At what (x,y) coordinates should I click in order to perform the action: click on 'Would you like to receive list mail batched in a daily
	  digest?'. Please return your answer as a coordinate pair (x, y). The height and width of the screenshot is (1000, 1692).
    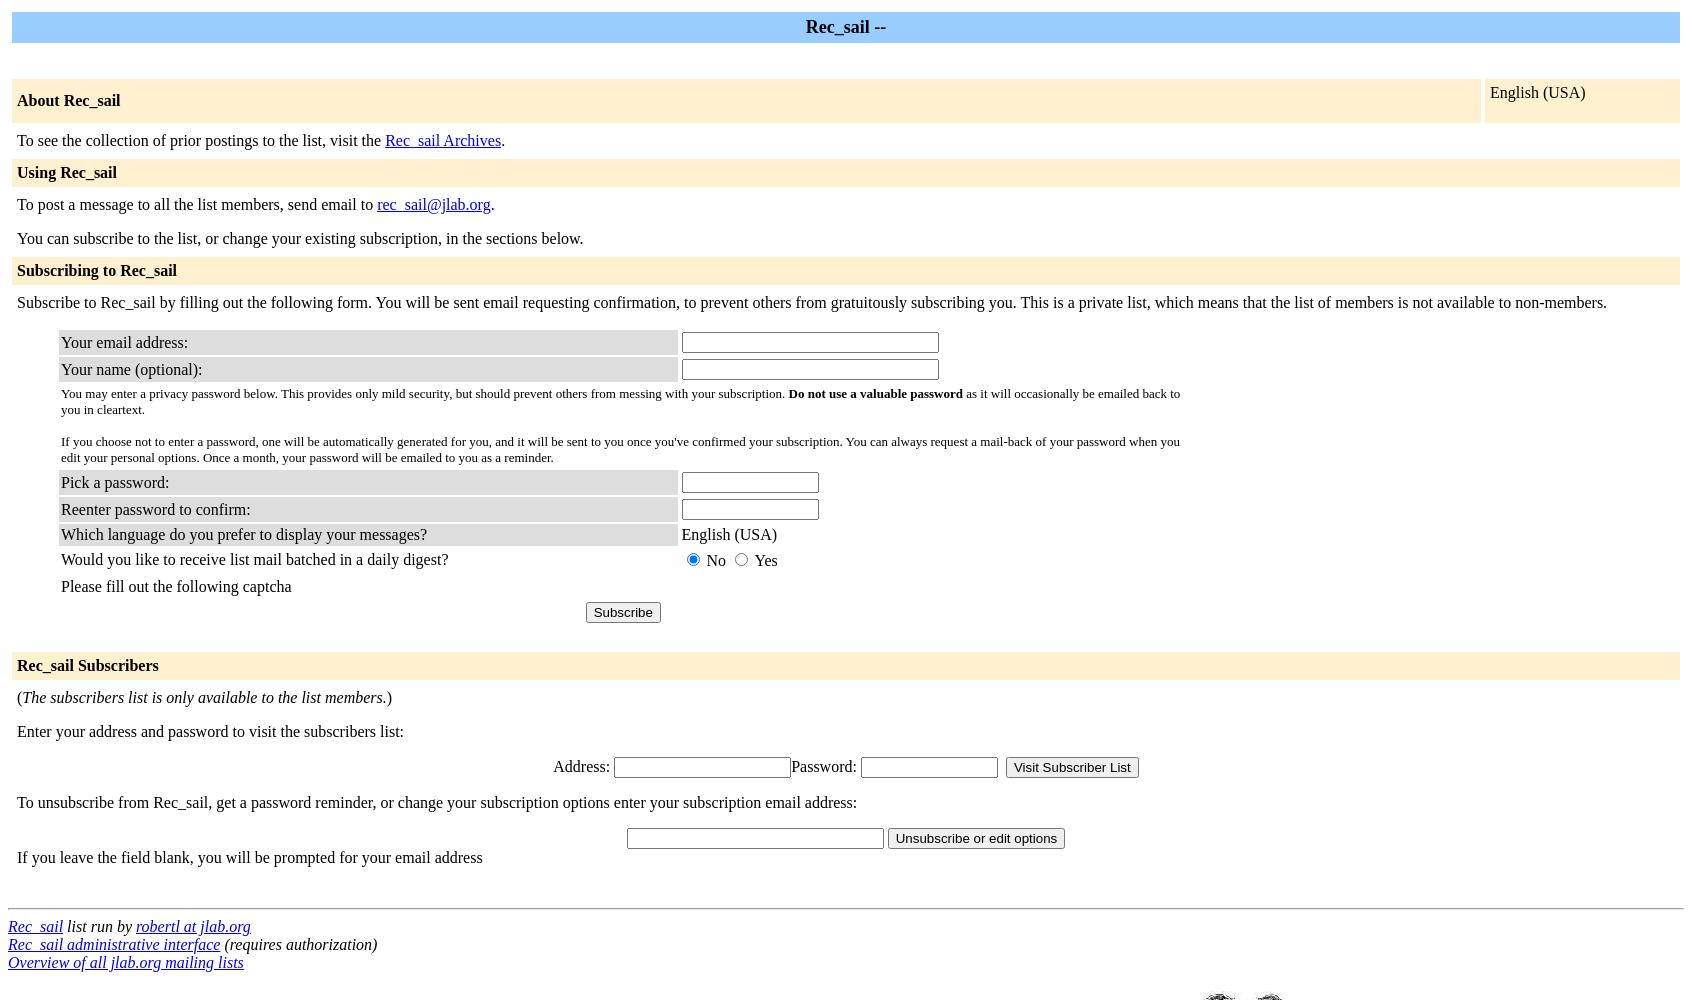
    Looking at the image, I should click on (254, 559).